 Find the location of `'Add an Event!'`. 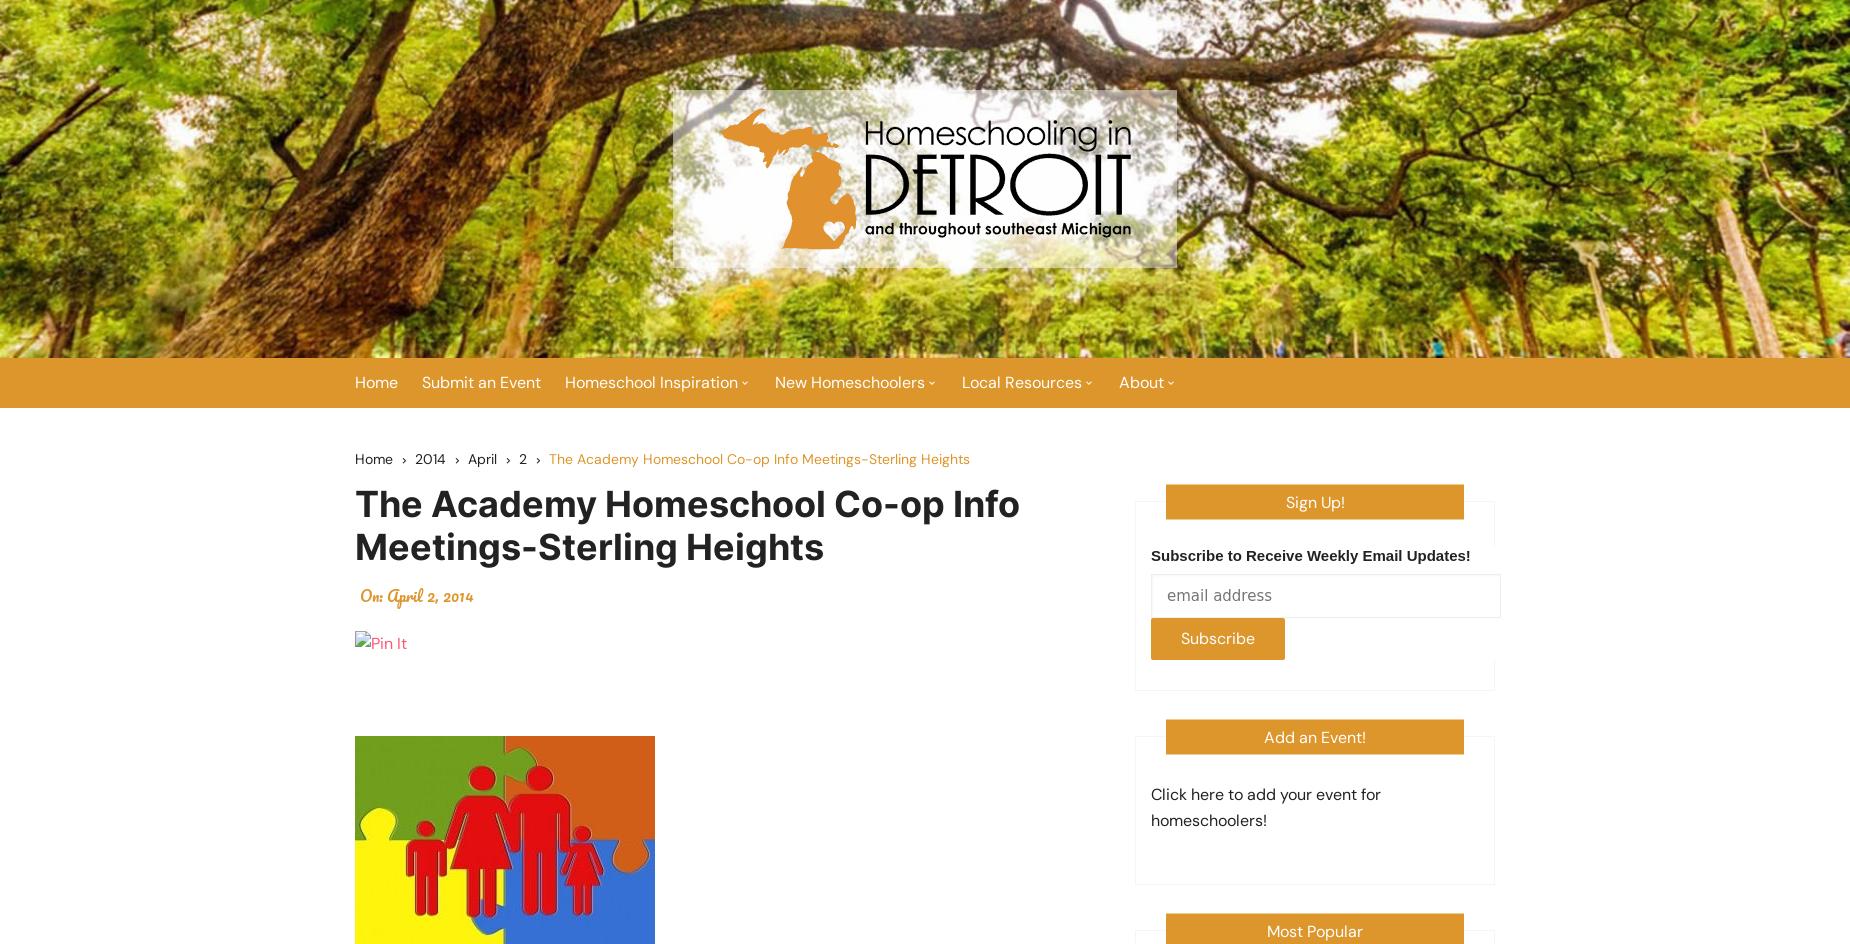

'Add an Event!' is located at coordinates (1262, 736).